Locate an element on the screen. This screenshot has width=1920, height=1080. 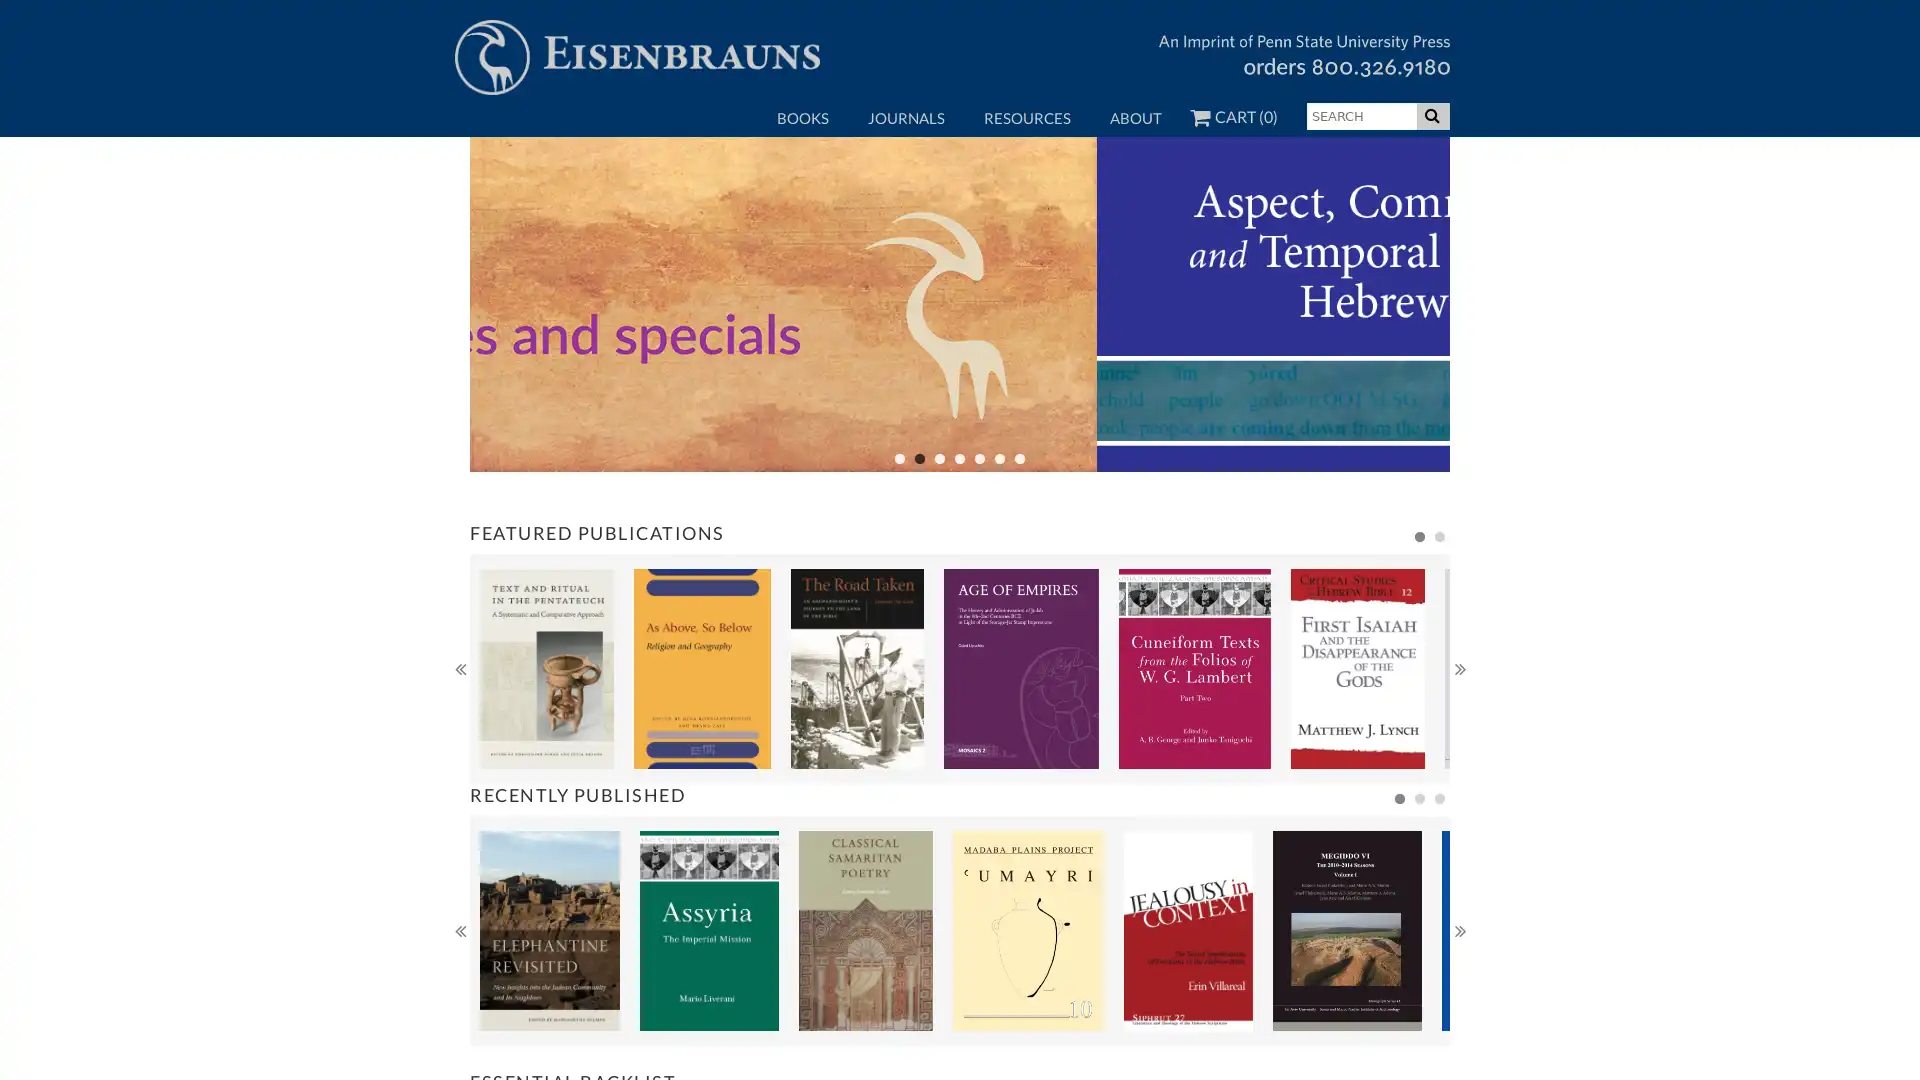
1 is located at coordinates (1399, 874).